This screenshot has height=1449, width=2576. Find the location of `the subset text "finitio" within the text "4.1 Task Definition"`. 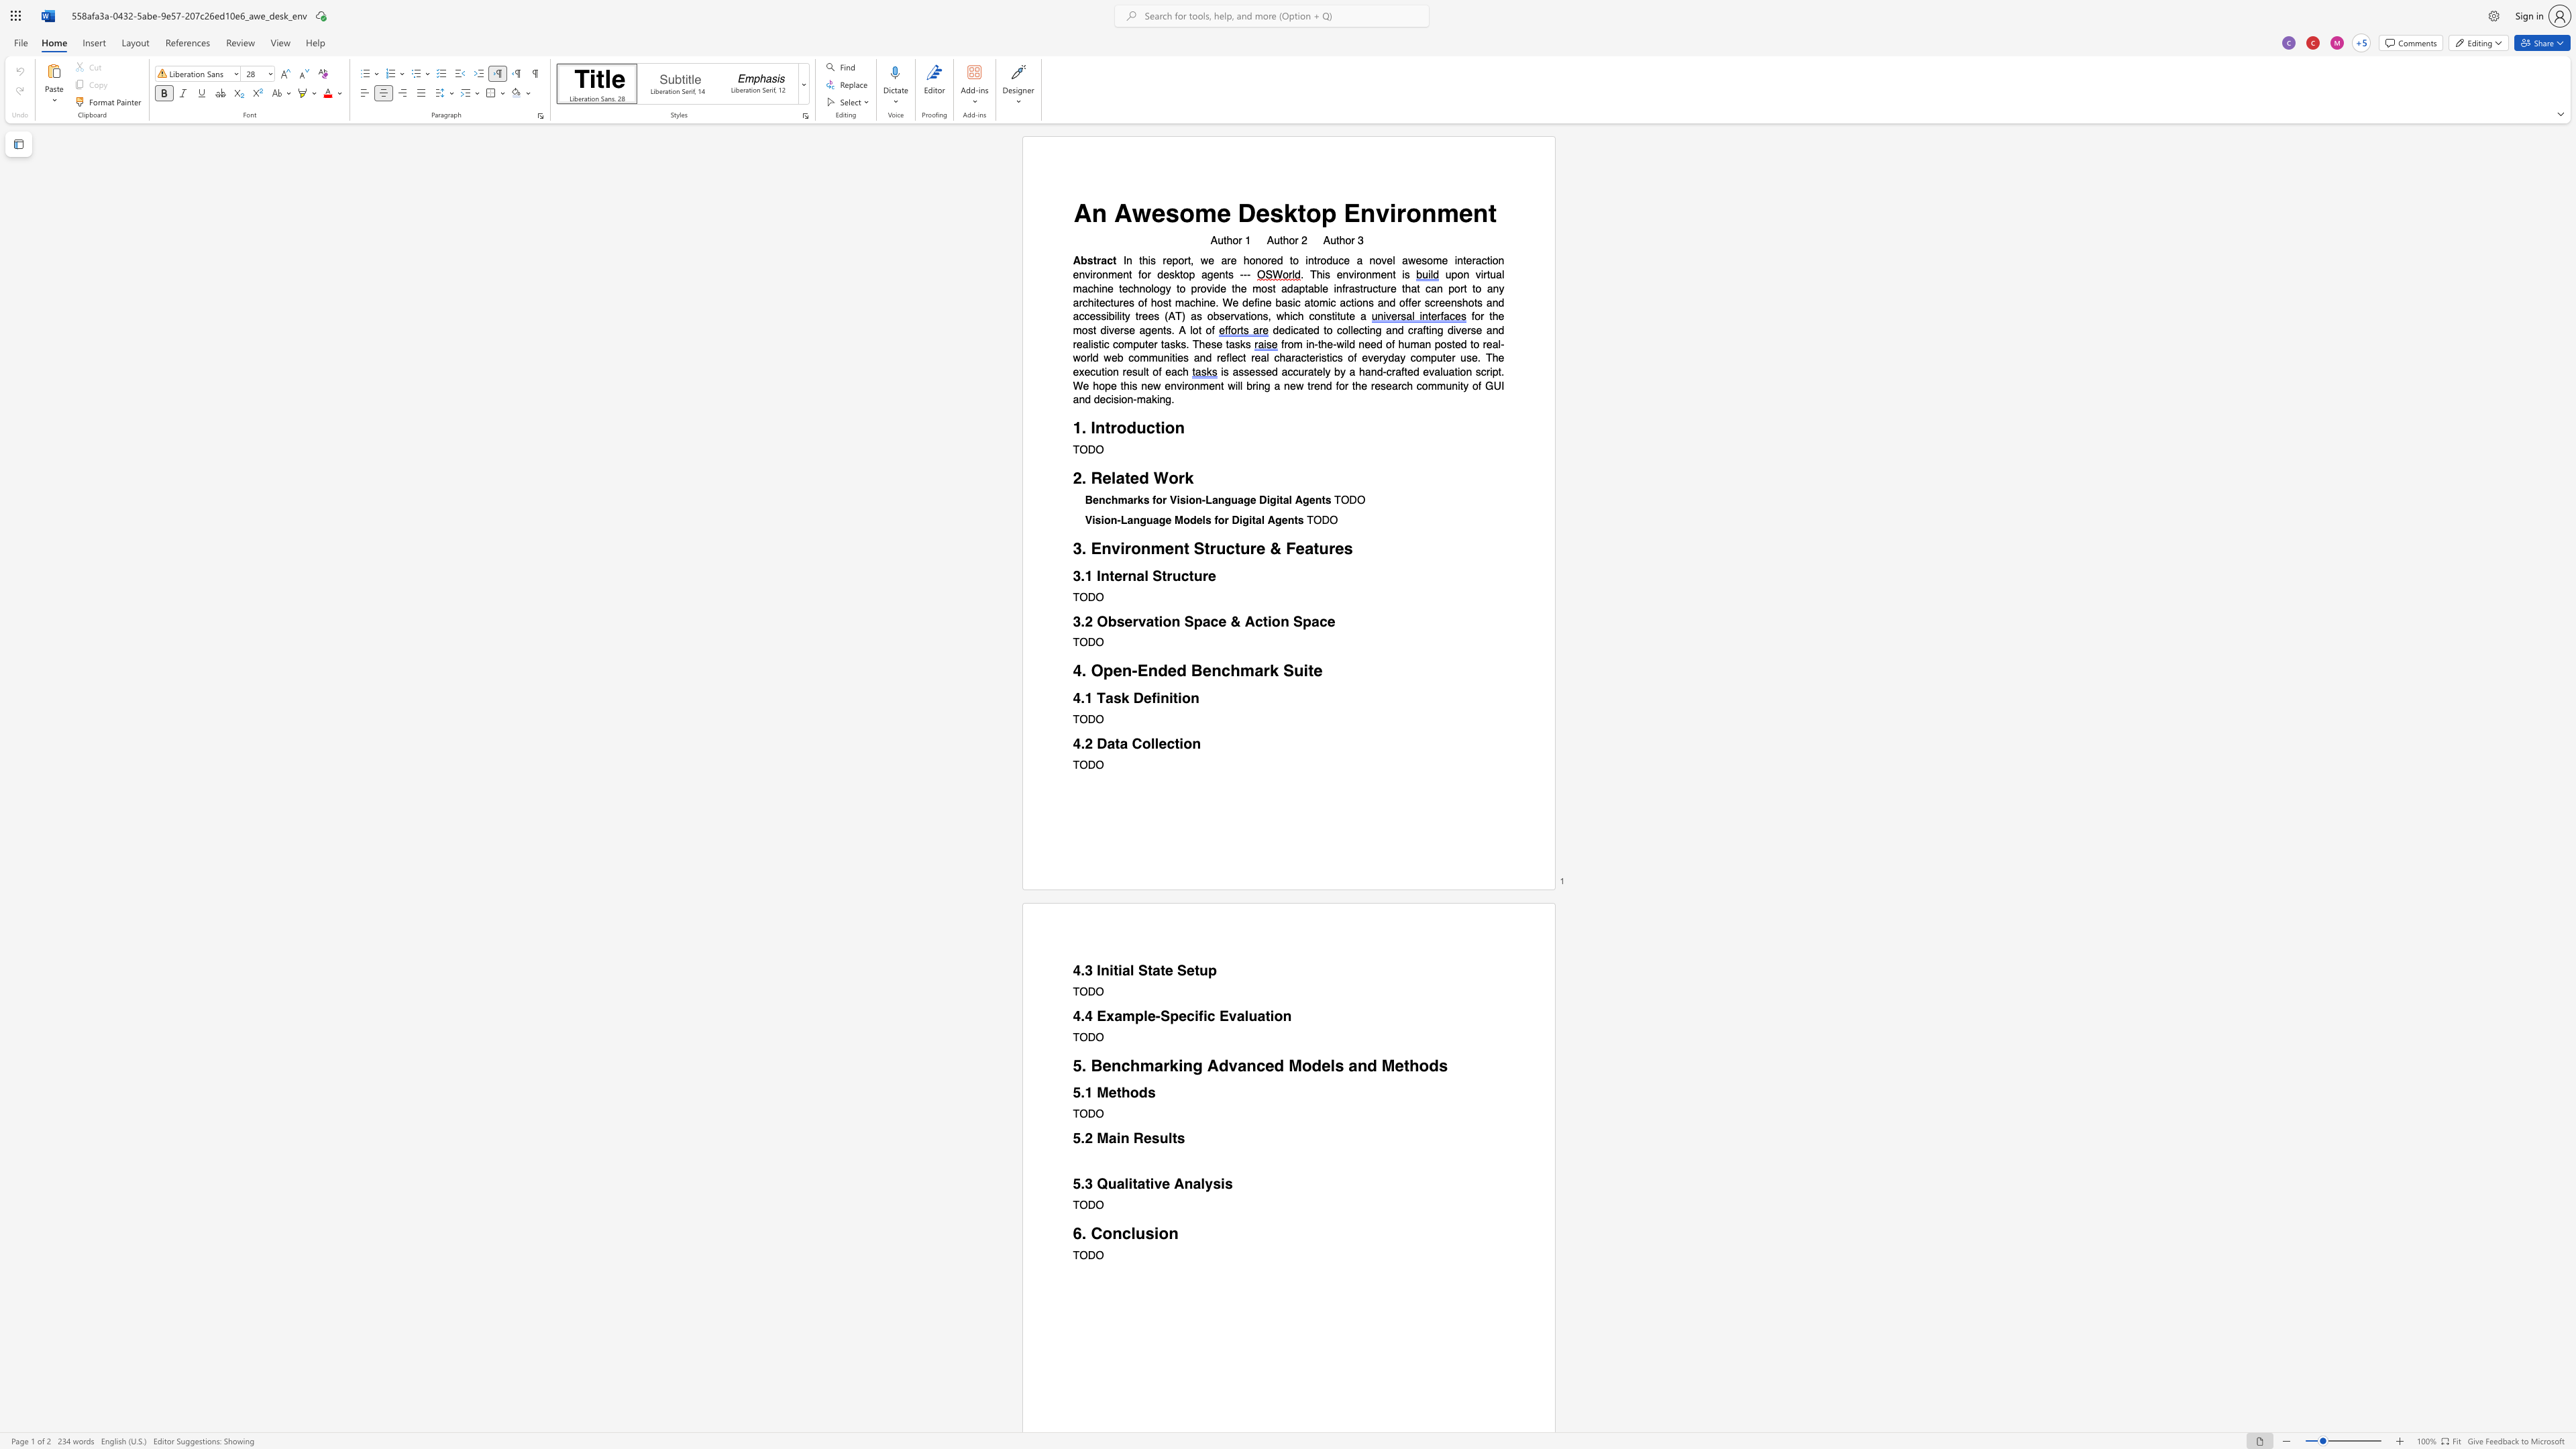

the subset text "finitio" within the text "4.1 Task Definition" is located at coordinates (1150, 697).